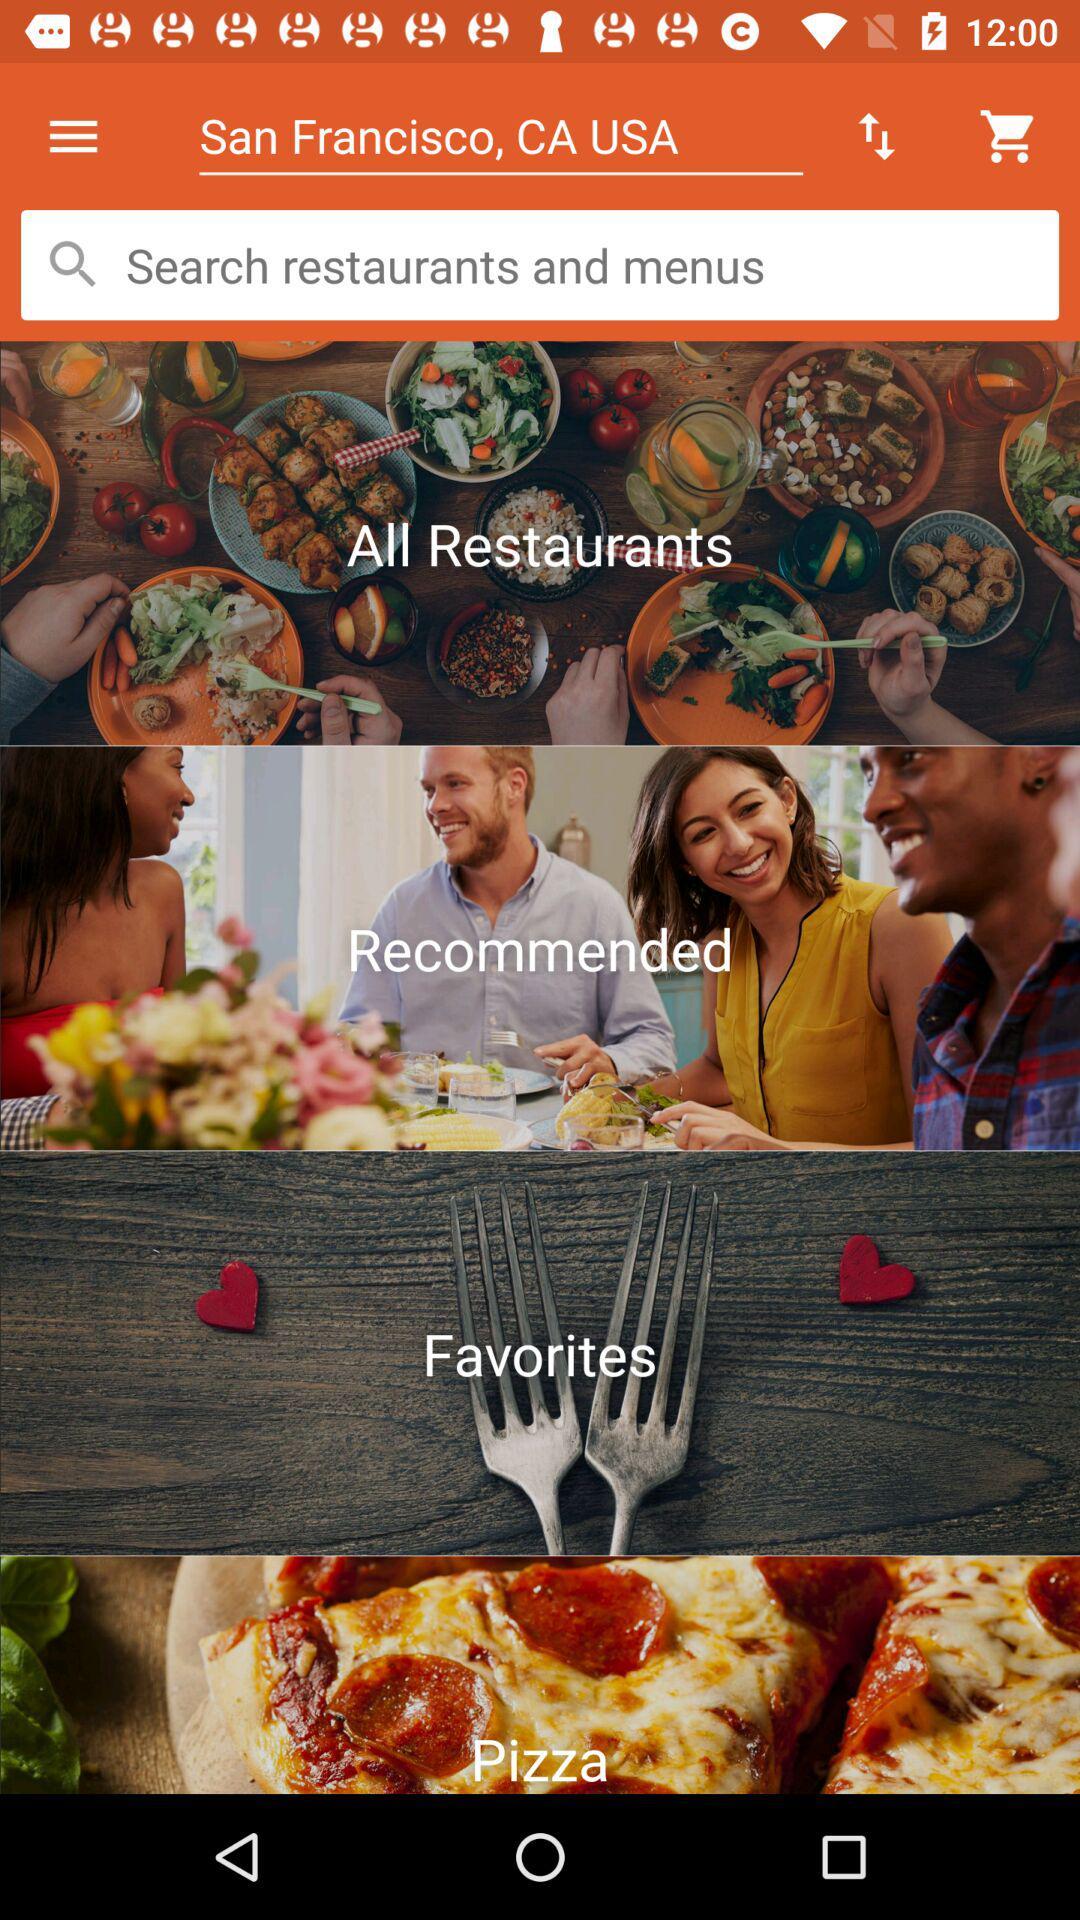 This screenshot has width=1080, height=1920. Describe the element at coordinates (875, 135) in the screenshot. I see `the item next to san francisco ca icon` at that location.